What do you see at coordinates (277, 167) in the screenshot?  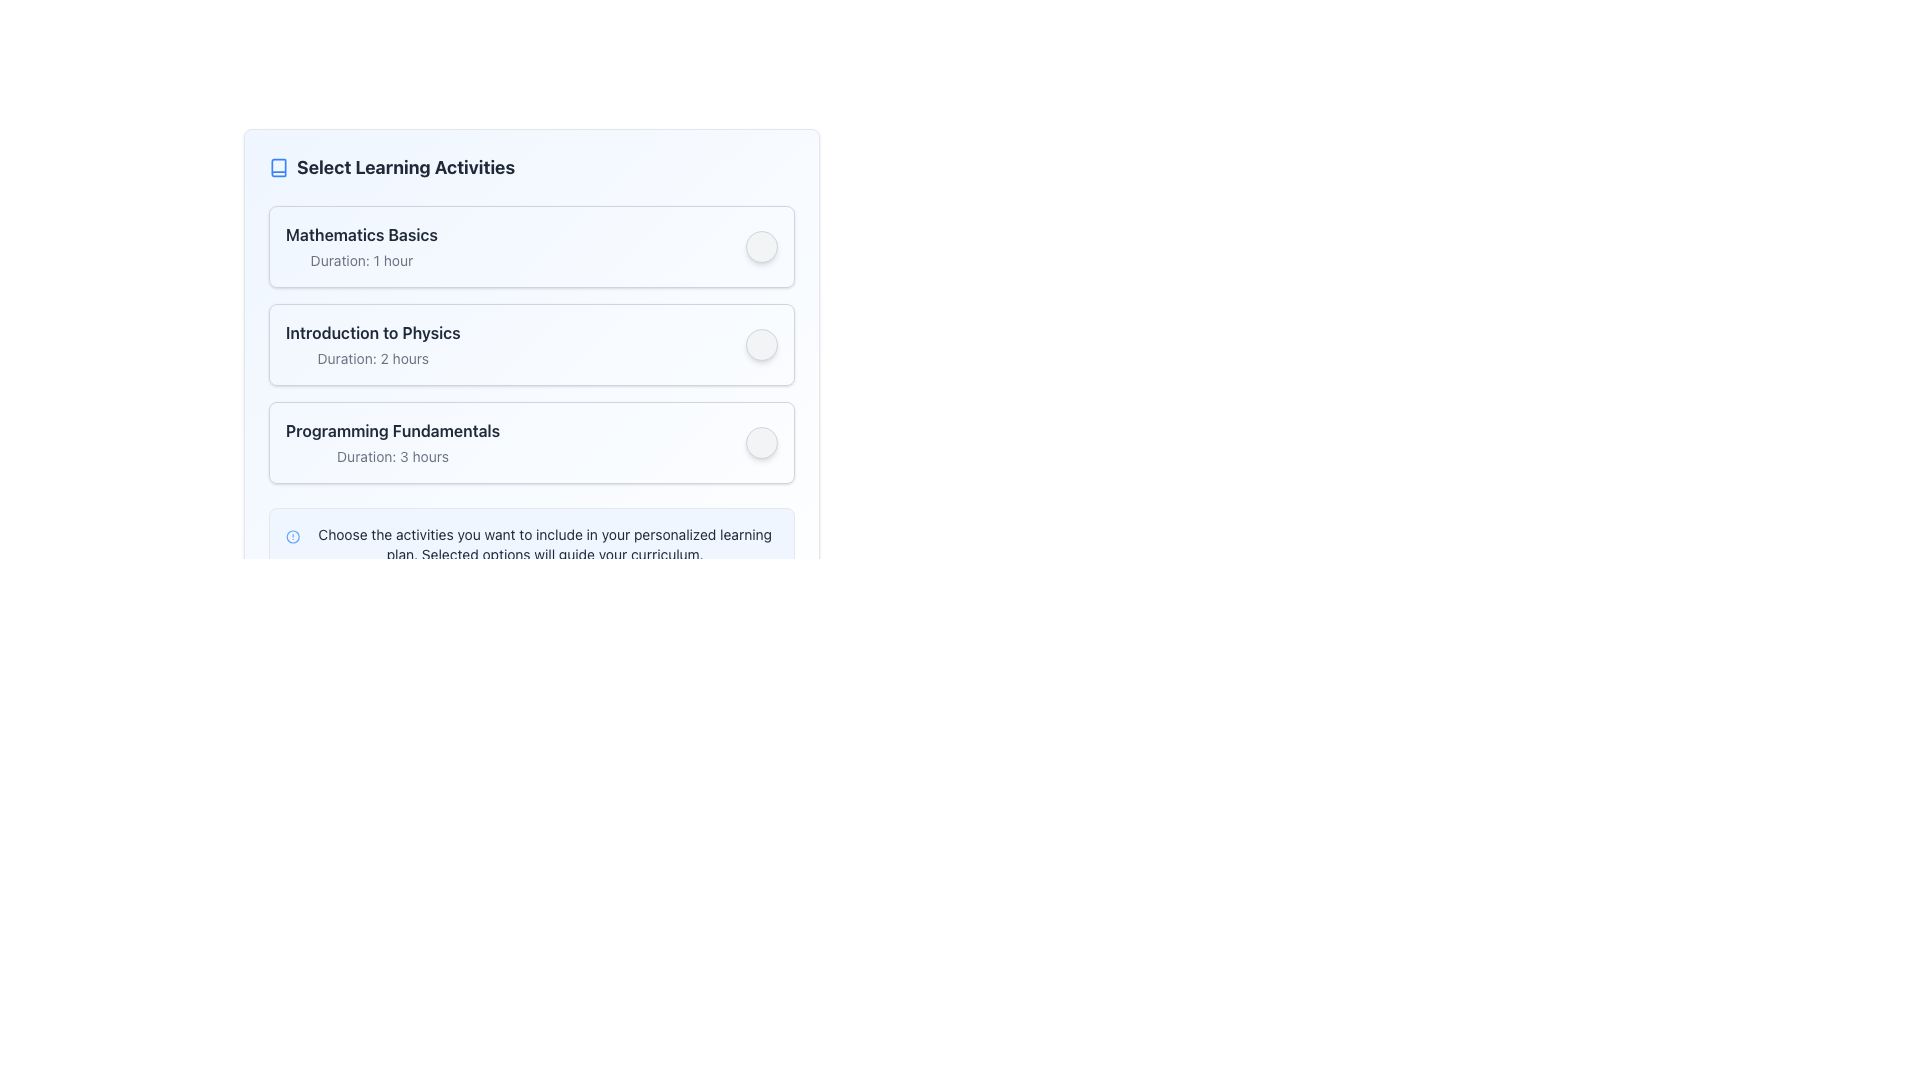 I see `the educational icon located at the top-left side of the interface, adjacent to the text 'Select Learning Activities'` at bounding box center [277, 167].